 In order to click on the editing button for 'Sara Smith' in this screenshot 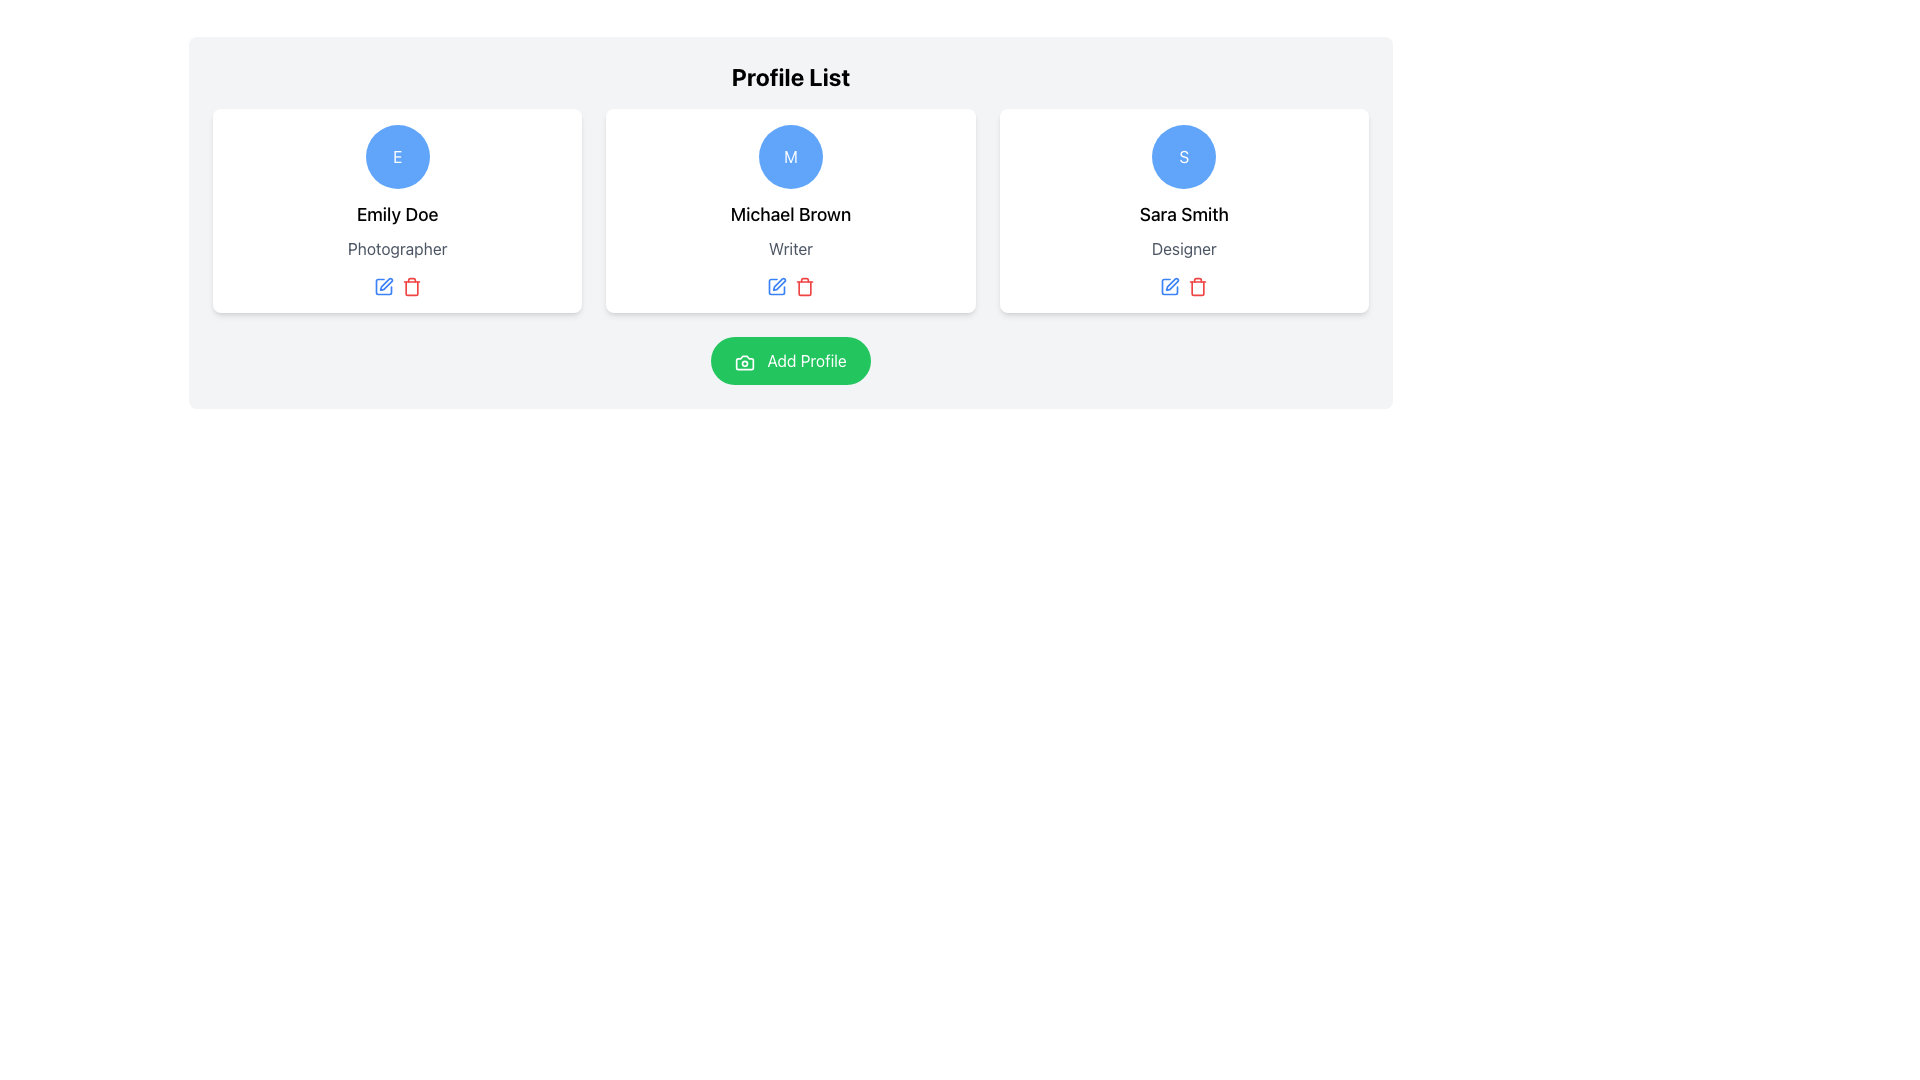, I will do `click(1170, 286)`.